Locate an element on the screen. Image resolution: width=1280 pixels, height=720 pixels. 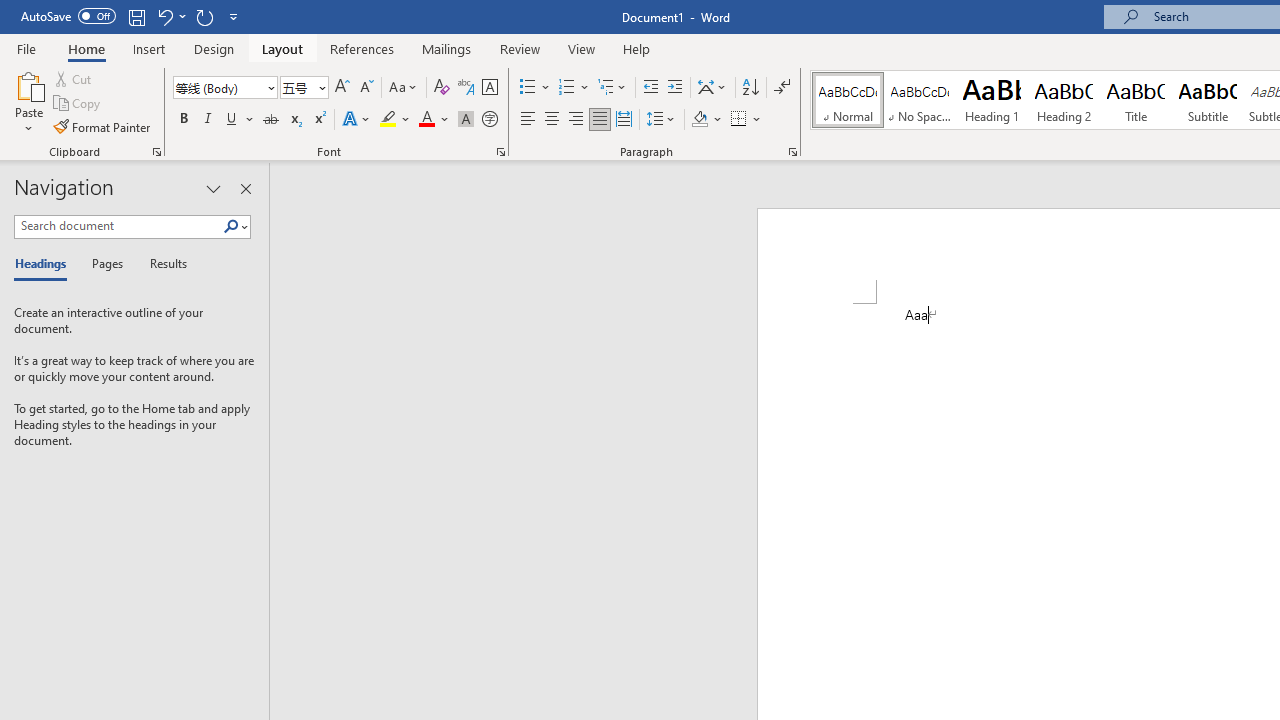
'Font Color Red' is located at coordinates (425, 119).